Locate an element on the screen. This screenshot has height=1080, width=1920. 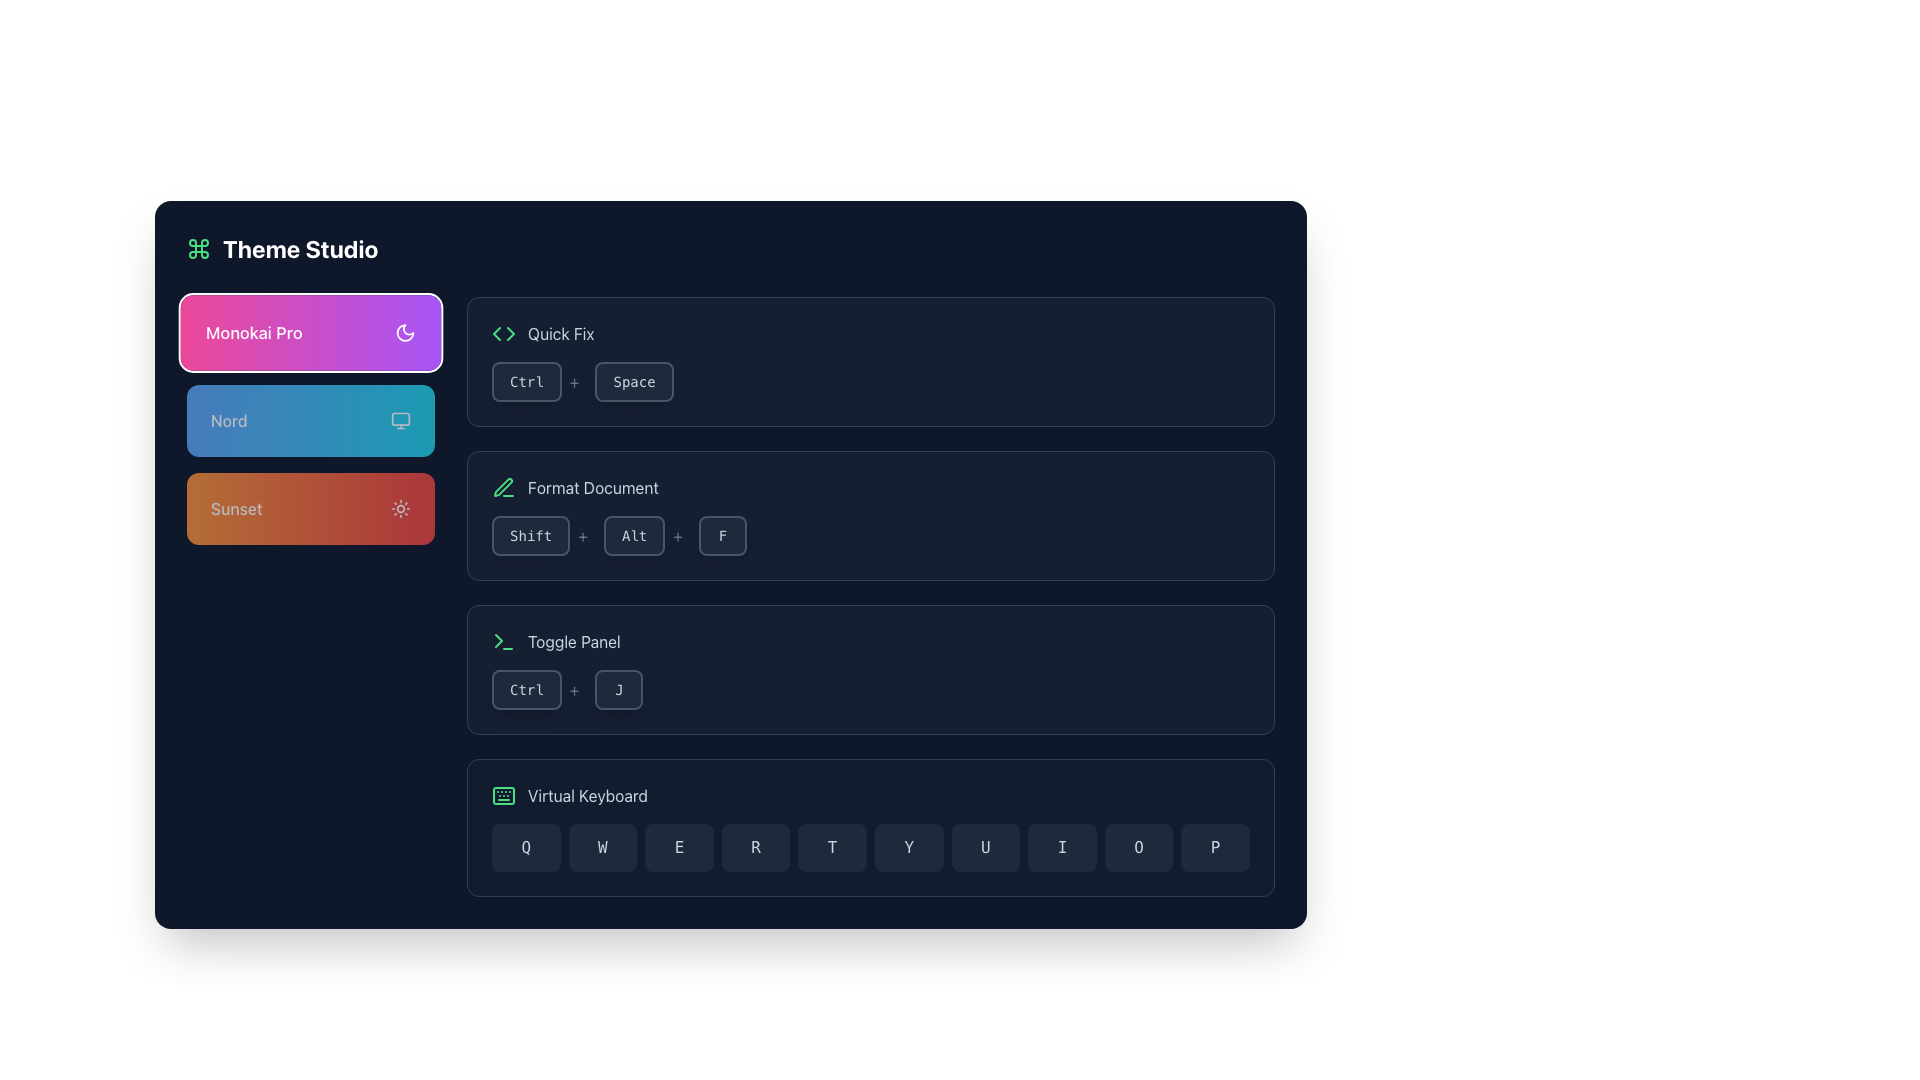
the 'Theme Studio' icon located at the top-left corner of the interface is located at coordinates (198, 248).